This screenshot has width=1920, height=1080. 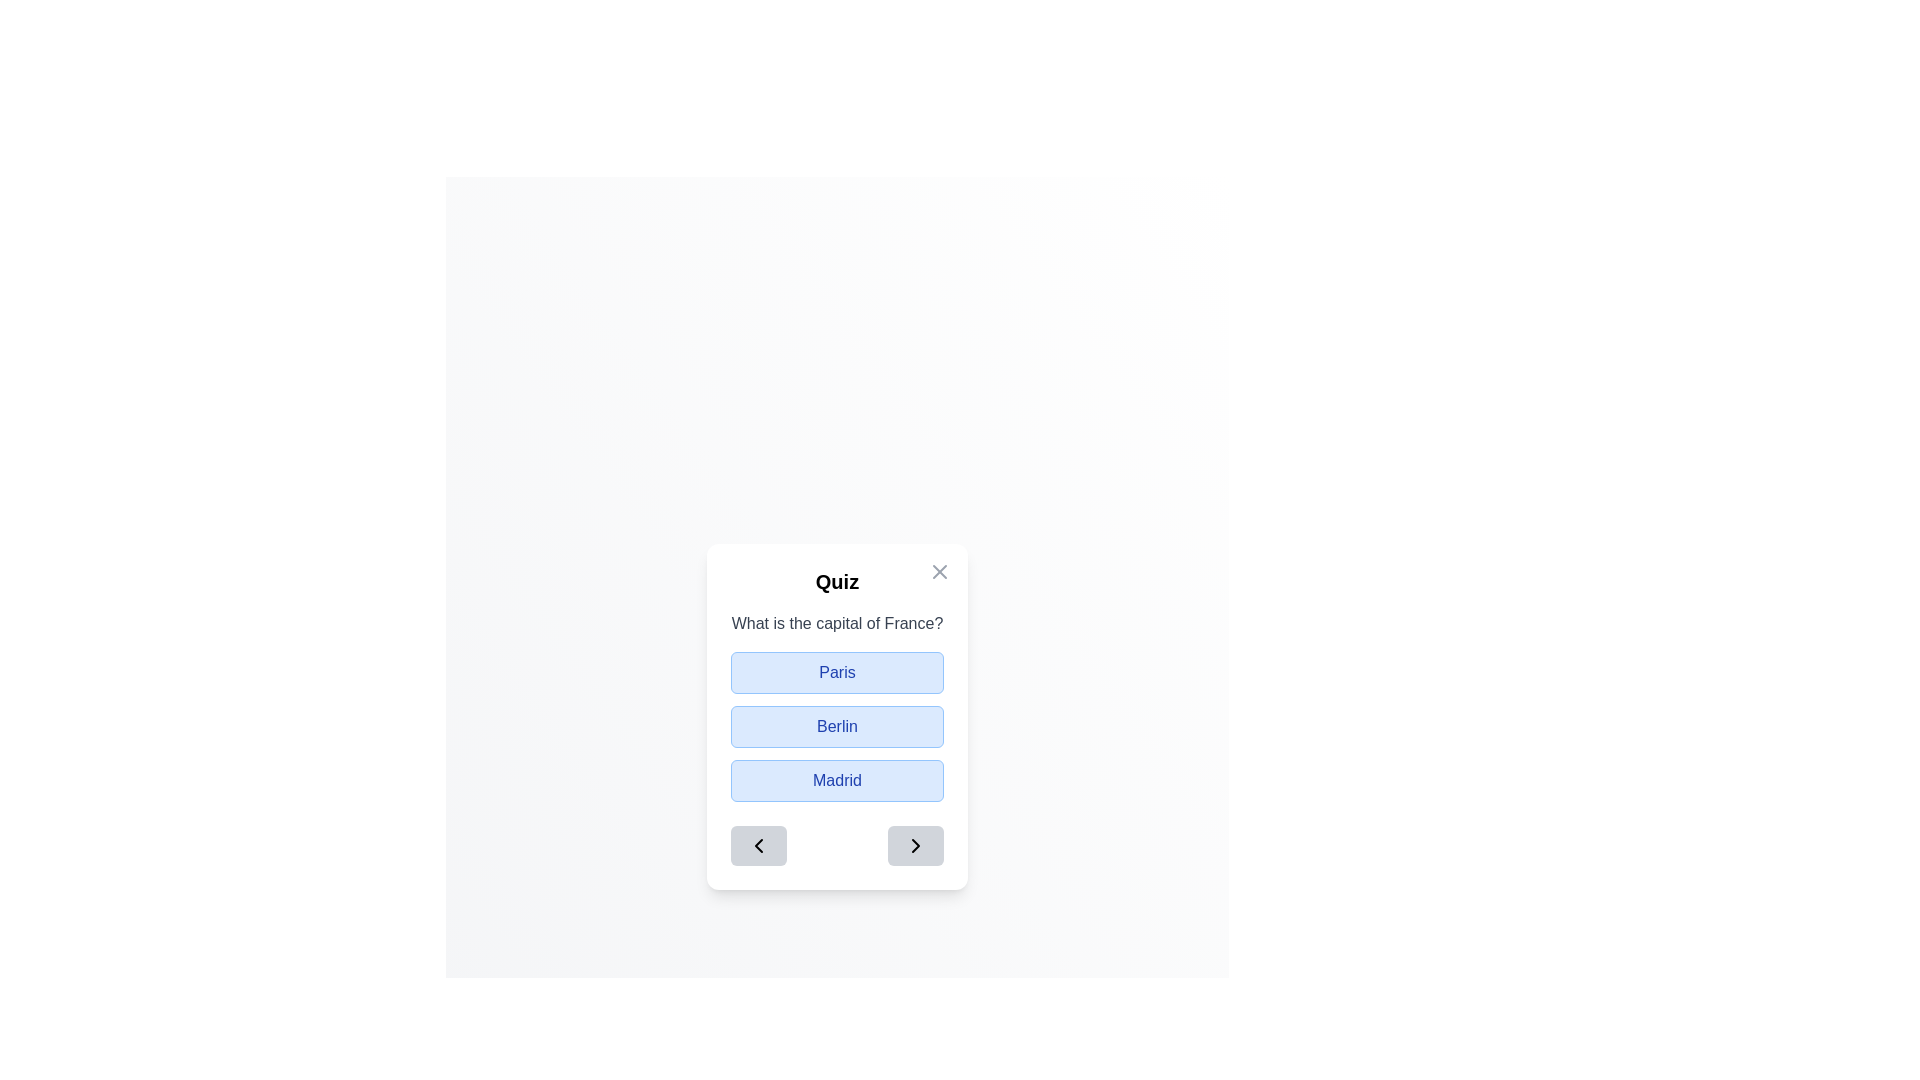 I want to click on the rectangular button with a light gray background and a left-pointing black chevron arrow, so click(x=757, y=845).